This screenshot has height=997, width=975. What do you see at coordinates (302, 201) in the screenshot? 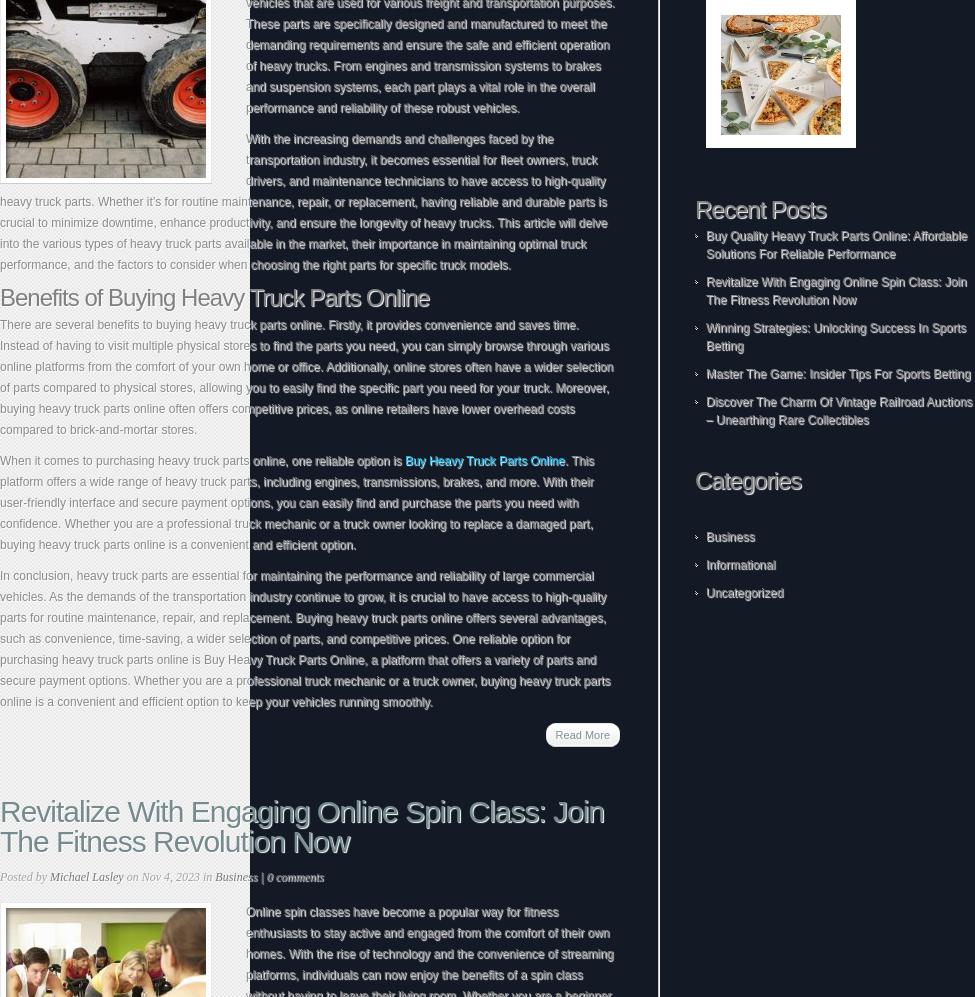
I see `'With the increasing demands and challenges faced by the transportation industry, it becomes essential for fleet owners, truck drivers, and maintenance technicians to have access to high-quality heavy truck parts. Whether it’s for routine maintenance, repair, or replacement, having reliable and durable parts is crucial to minimize downtime, enhance productivity, and ensure the longevity of heavy trucks. This article will delve into the various types of heavy truck parts available in the market, their importance in maintaining optimal truck performance, and the factors to consider when choosing the right parts for specific truck models.'` at bounding box center [302, 201].